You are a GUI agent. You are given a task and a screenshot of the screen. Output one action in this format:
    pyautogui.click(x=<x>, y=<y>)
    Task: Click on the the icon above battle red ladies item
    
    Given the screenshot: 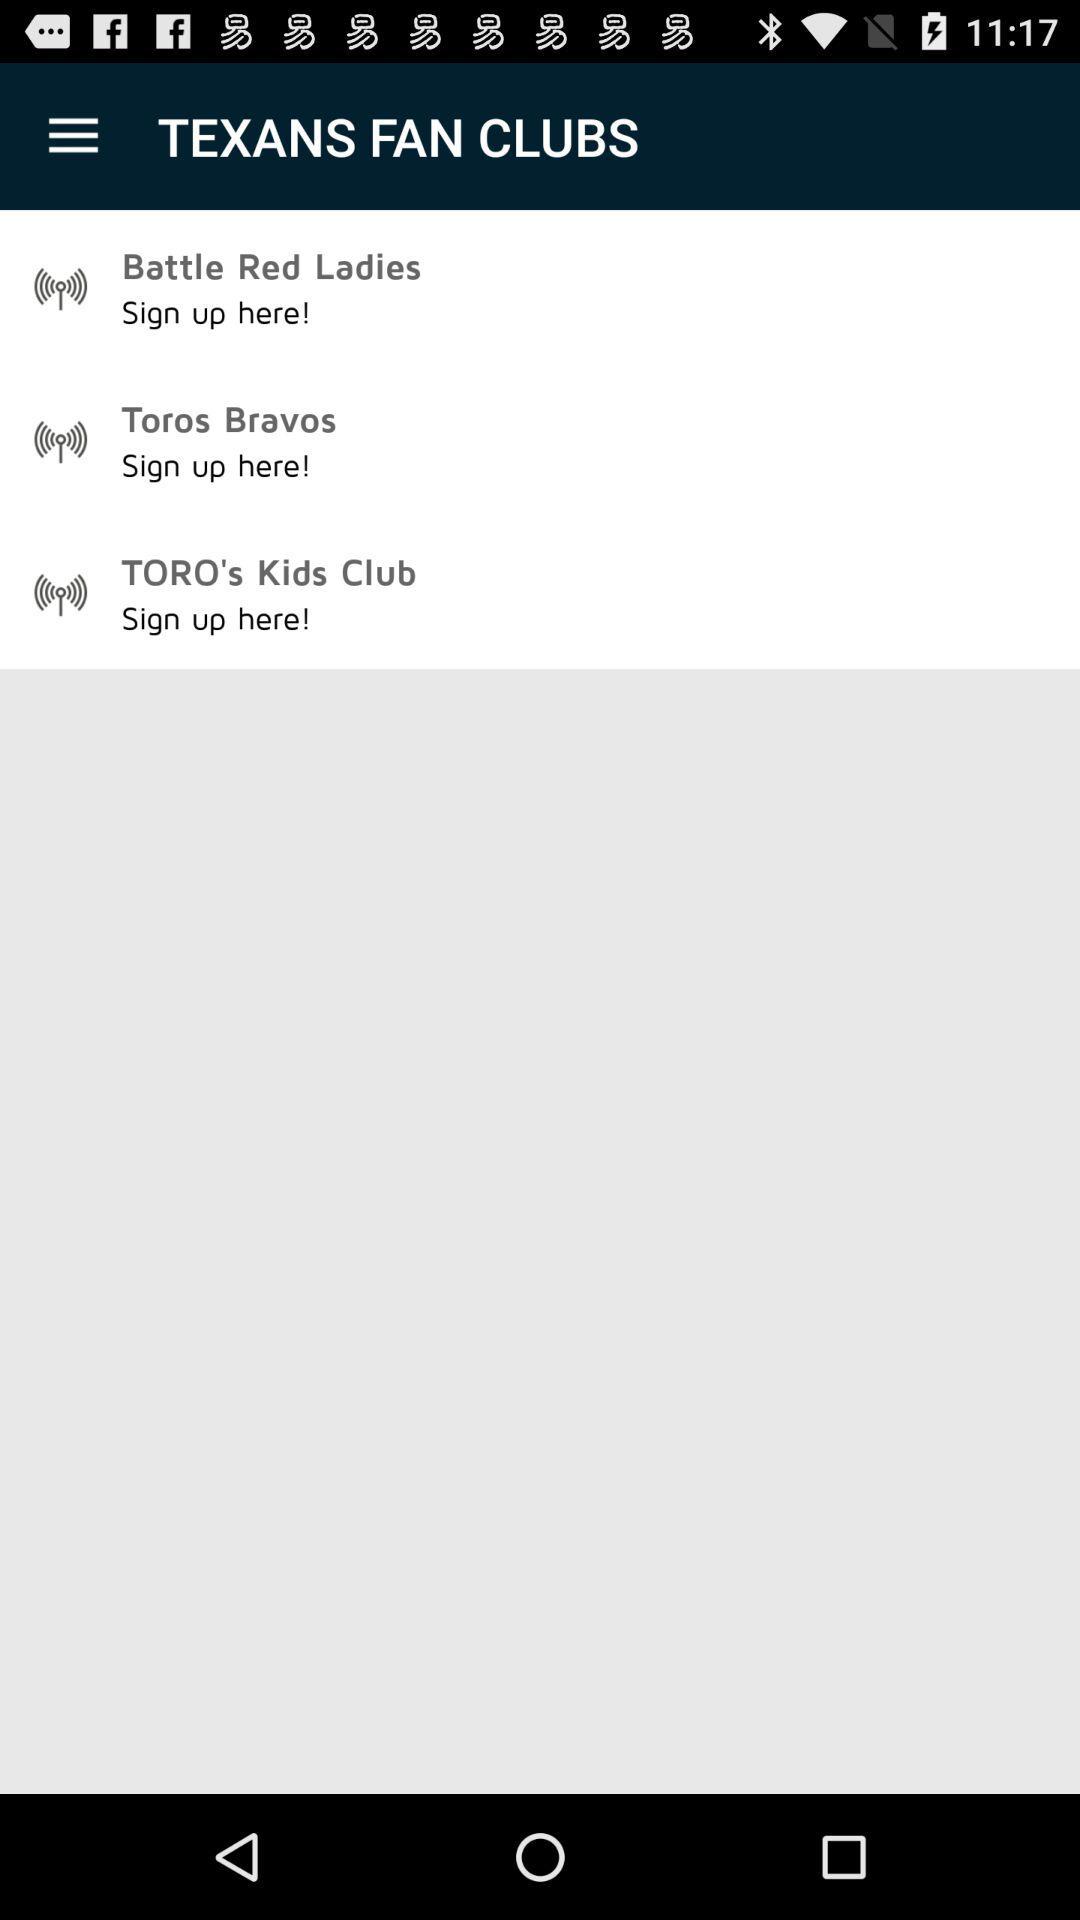 What is the action you would take?
    pyautogui.click(x=72, y=135)
    